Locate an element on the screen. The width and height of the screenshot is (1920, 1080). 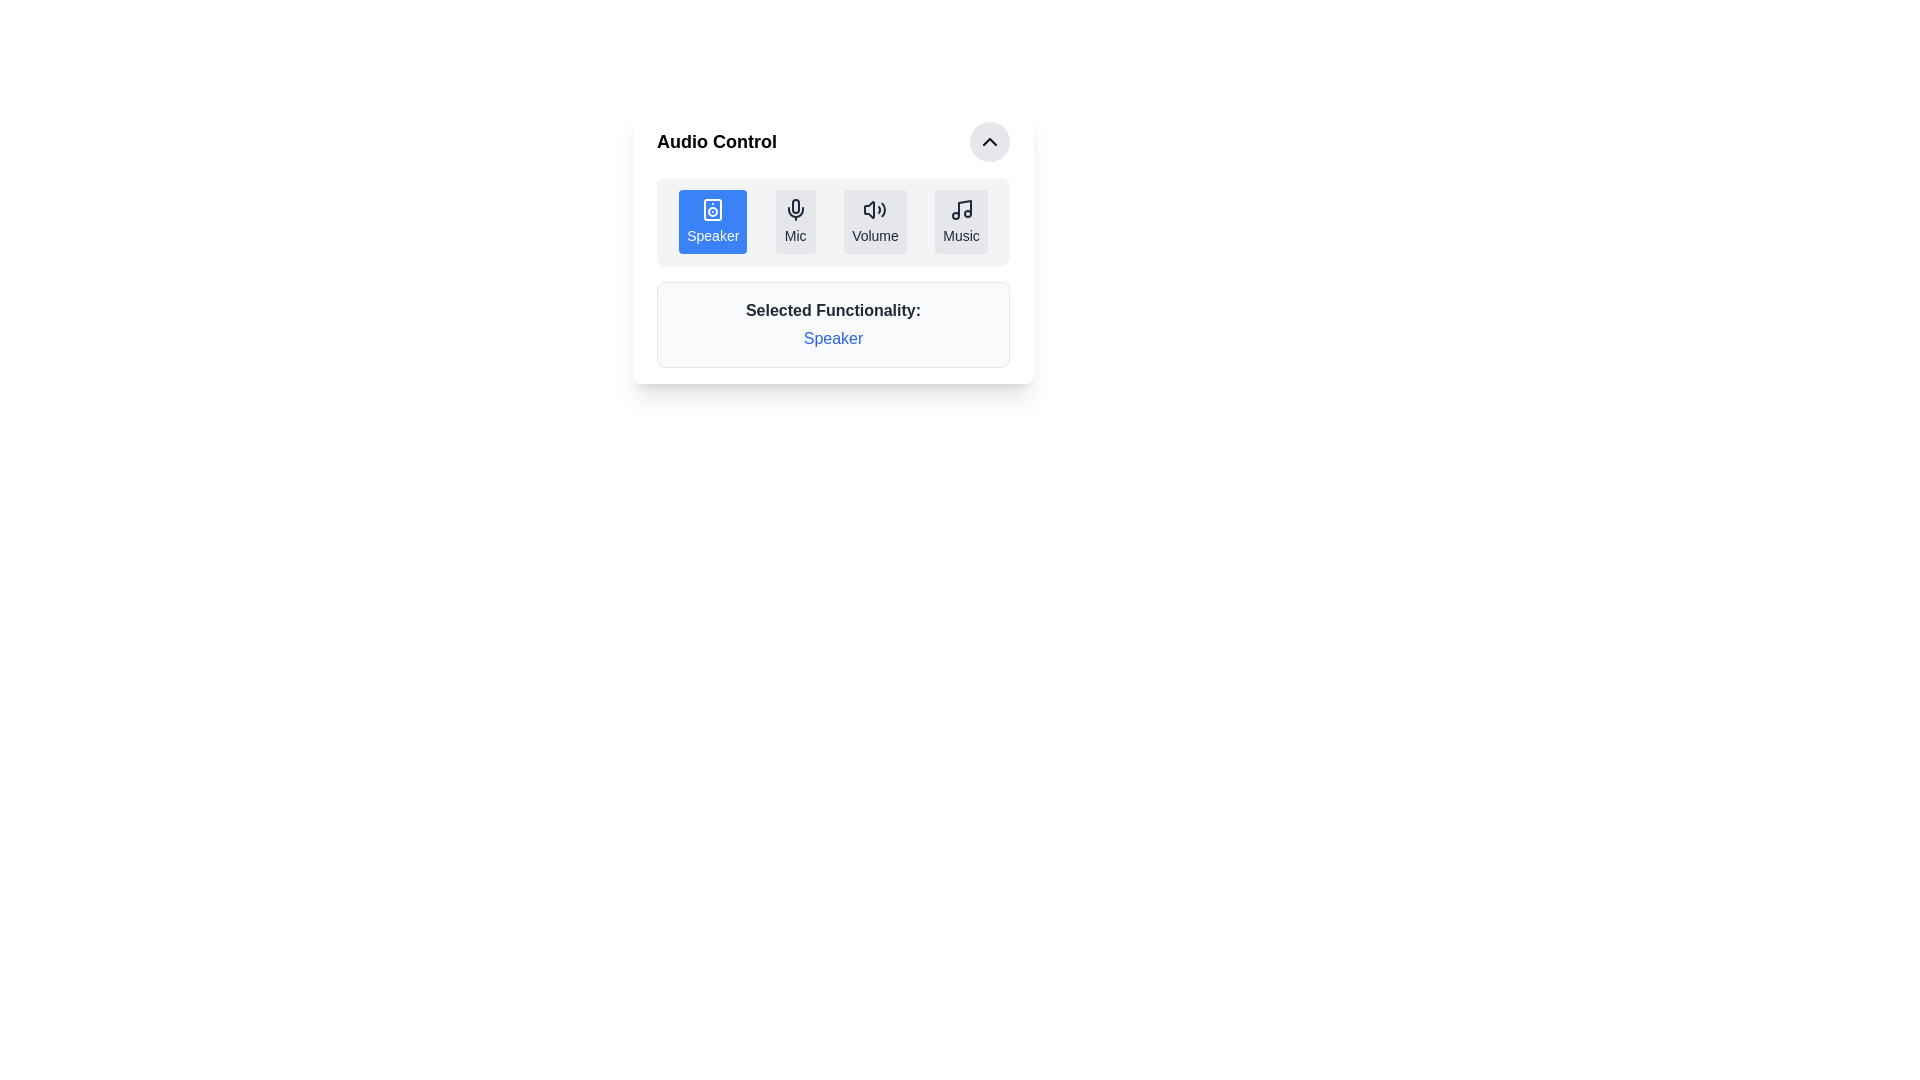
the 'Music' text label located below the musical note icon in the Audio Control panel is located at coordinates (961, 234).